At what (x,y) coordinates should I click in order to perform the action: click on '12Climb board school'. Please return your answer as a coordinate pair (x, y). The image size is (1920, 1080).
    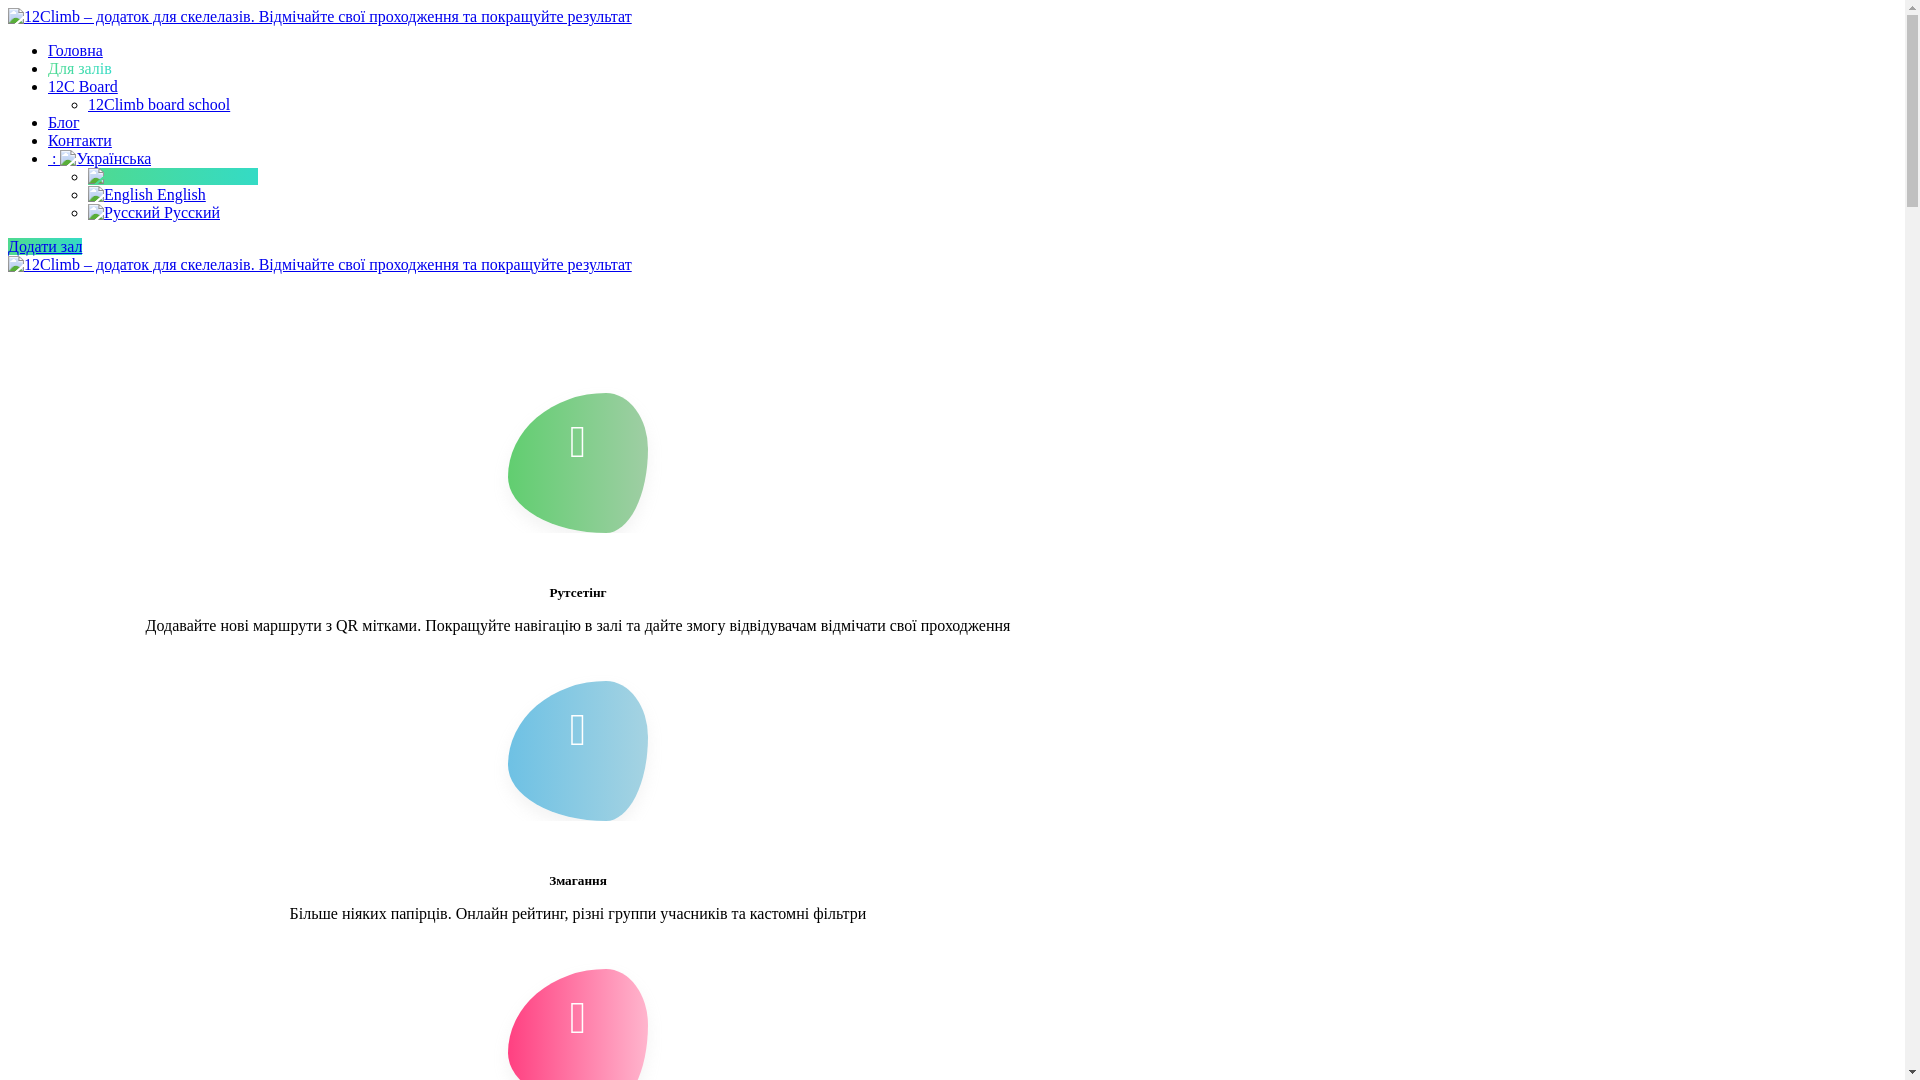
    Looking at the image, I should click on (157, 104).